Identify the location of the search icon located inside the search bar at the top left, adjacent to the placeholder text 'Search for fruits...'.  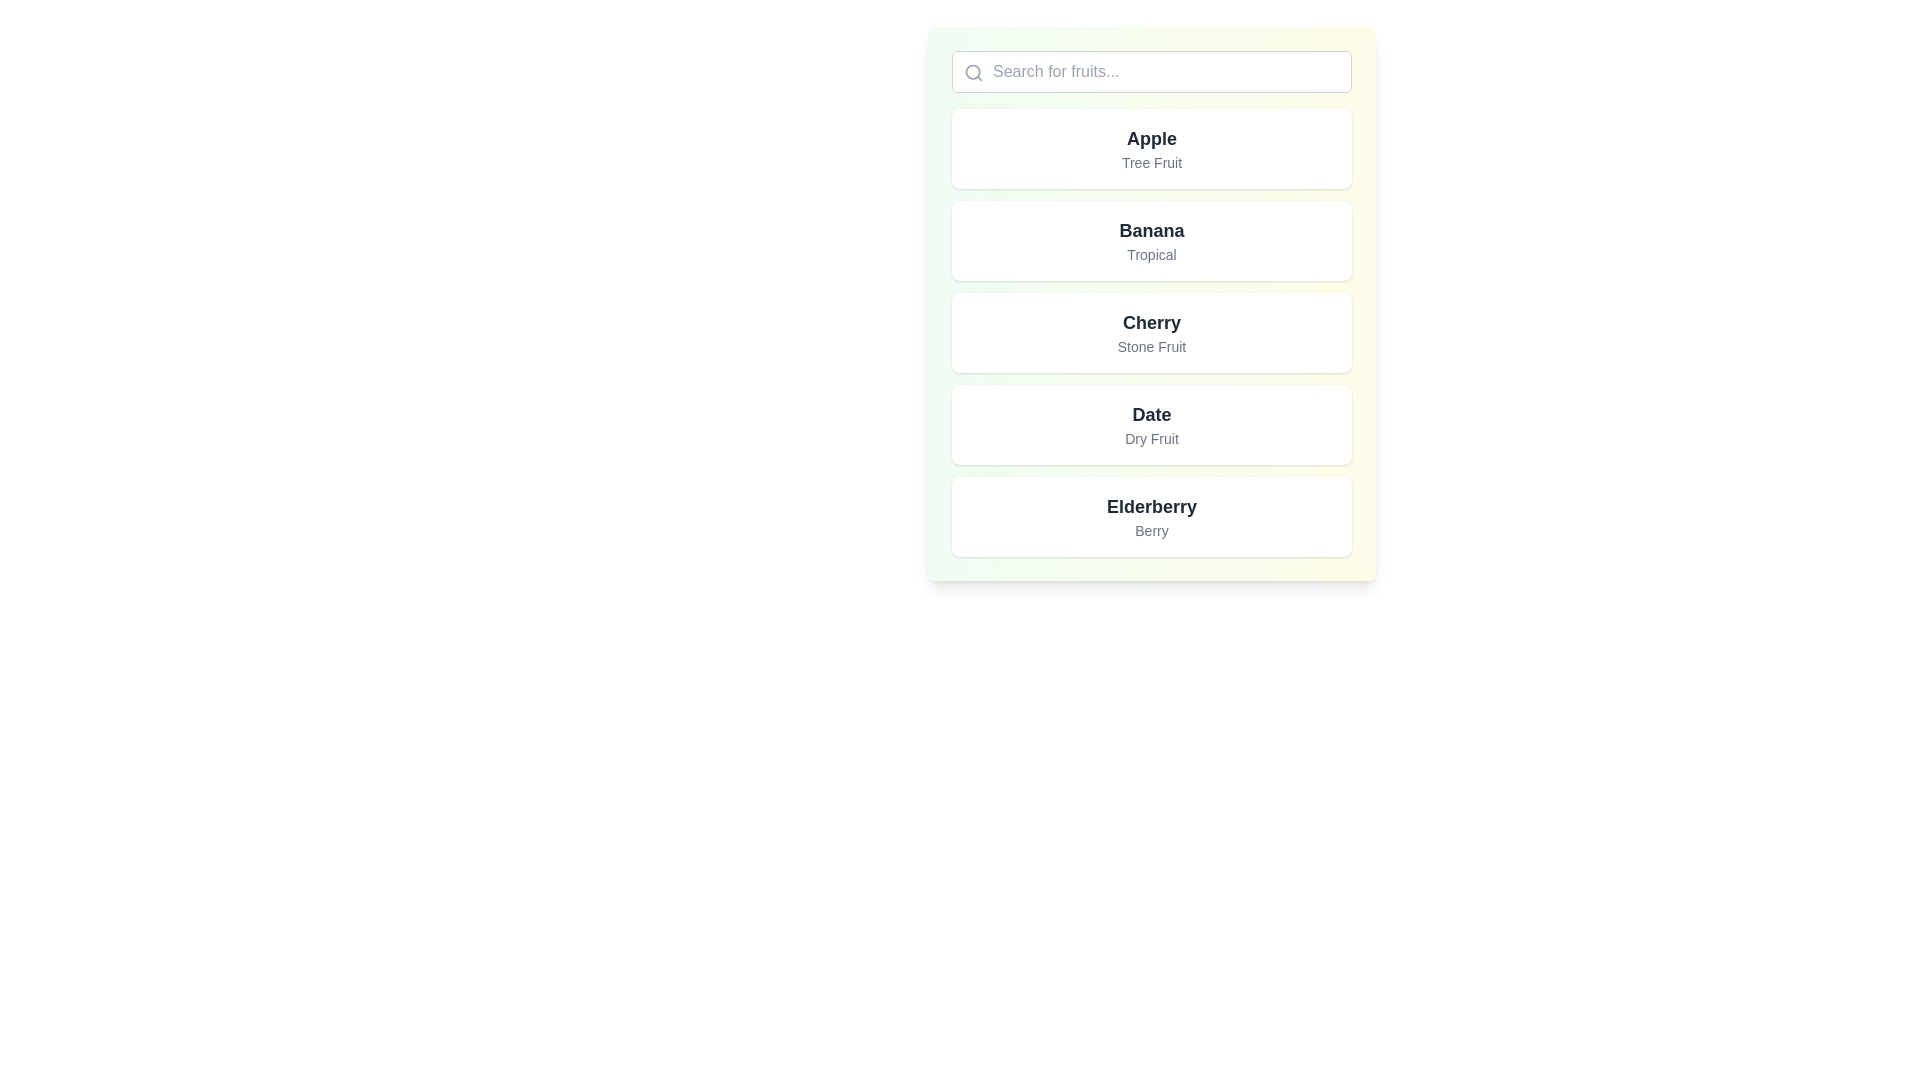
(974, 72).